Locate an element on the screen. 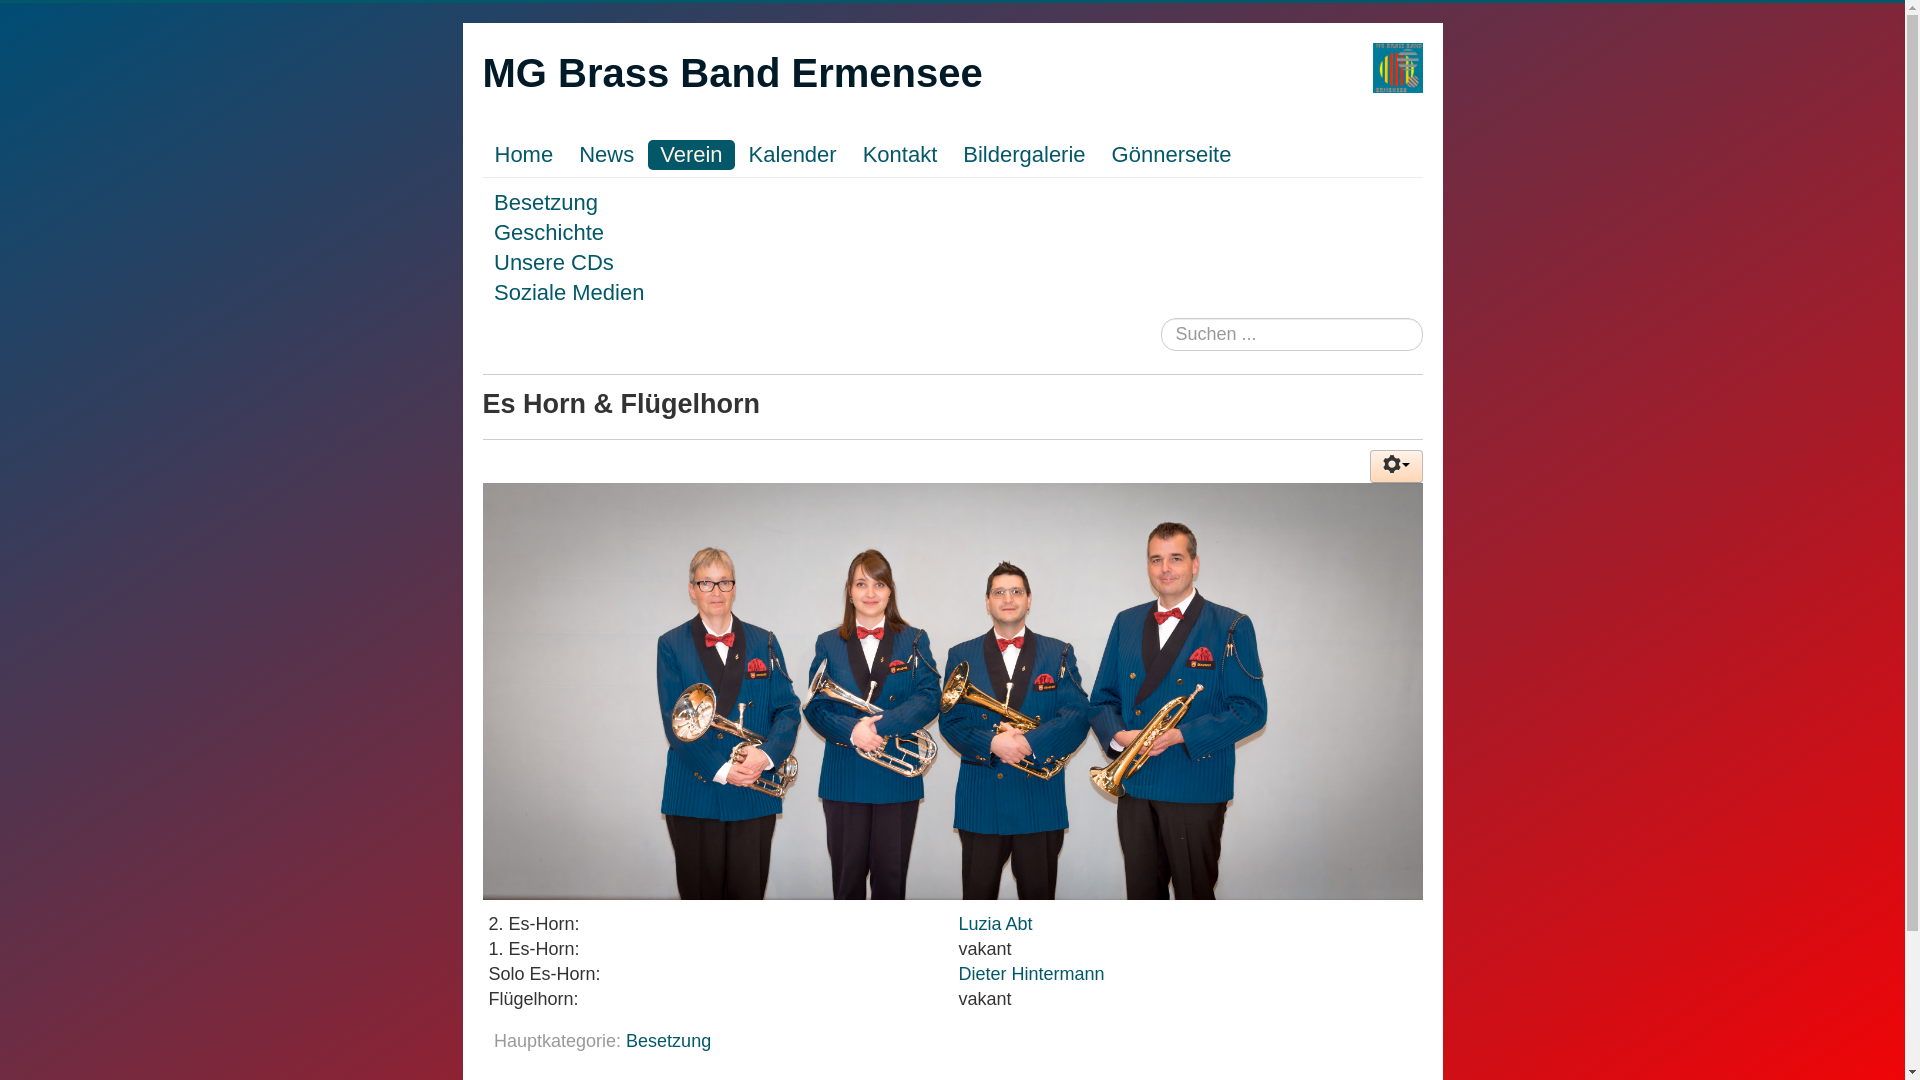 This screenshot has width=1920, height=1080. 'News' is located at coordinates (605, 153).